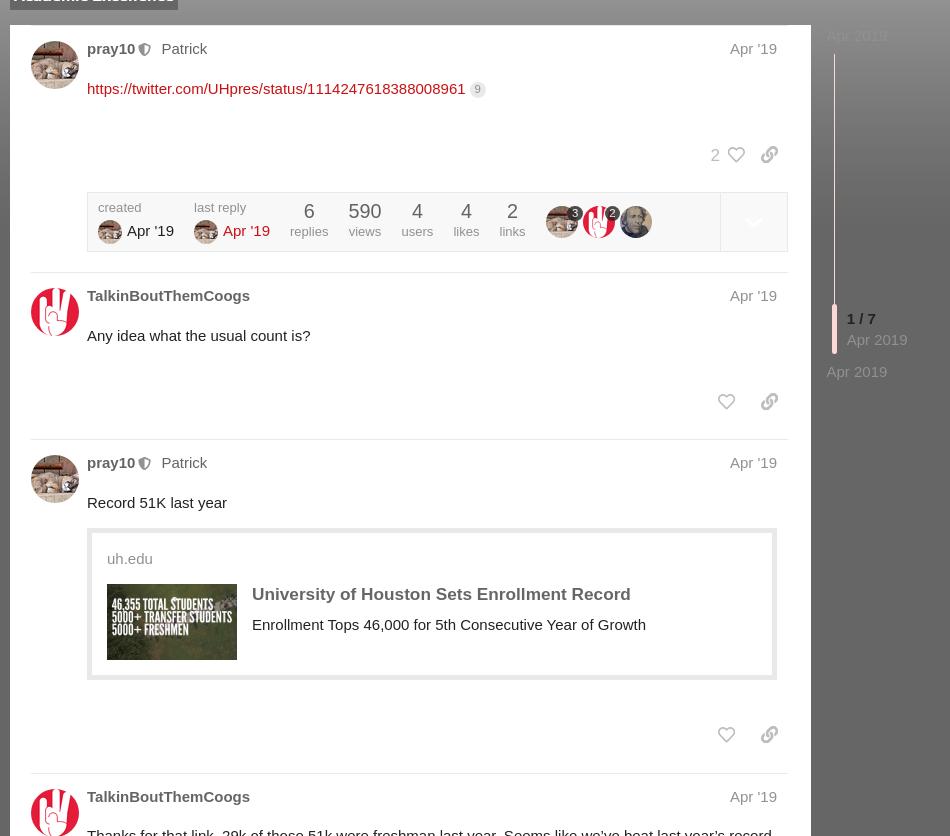 This screenshot has width=950, height=836. What do you see at coordinates (511, 230) in the screenshot?
I see `'links'` at bounding box center [511, 230].